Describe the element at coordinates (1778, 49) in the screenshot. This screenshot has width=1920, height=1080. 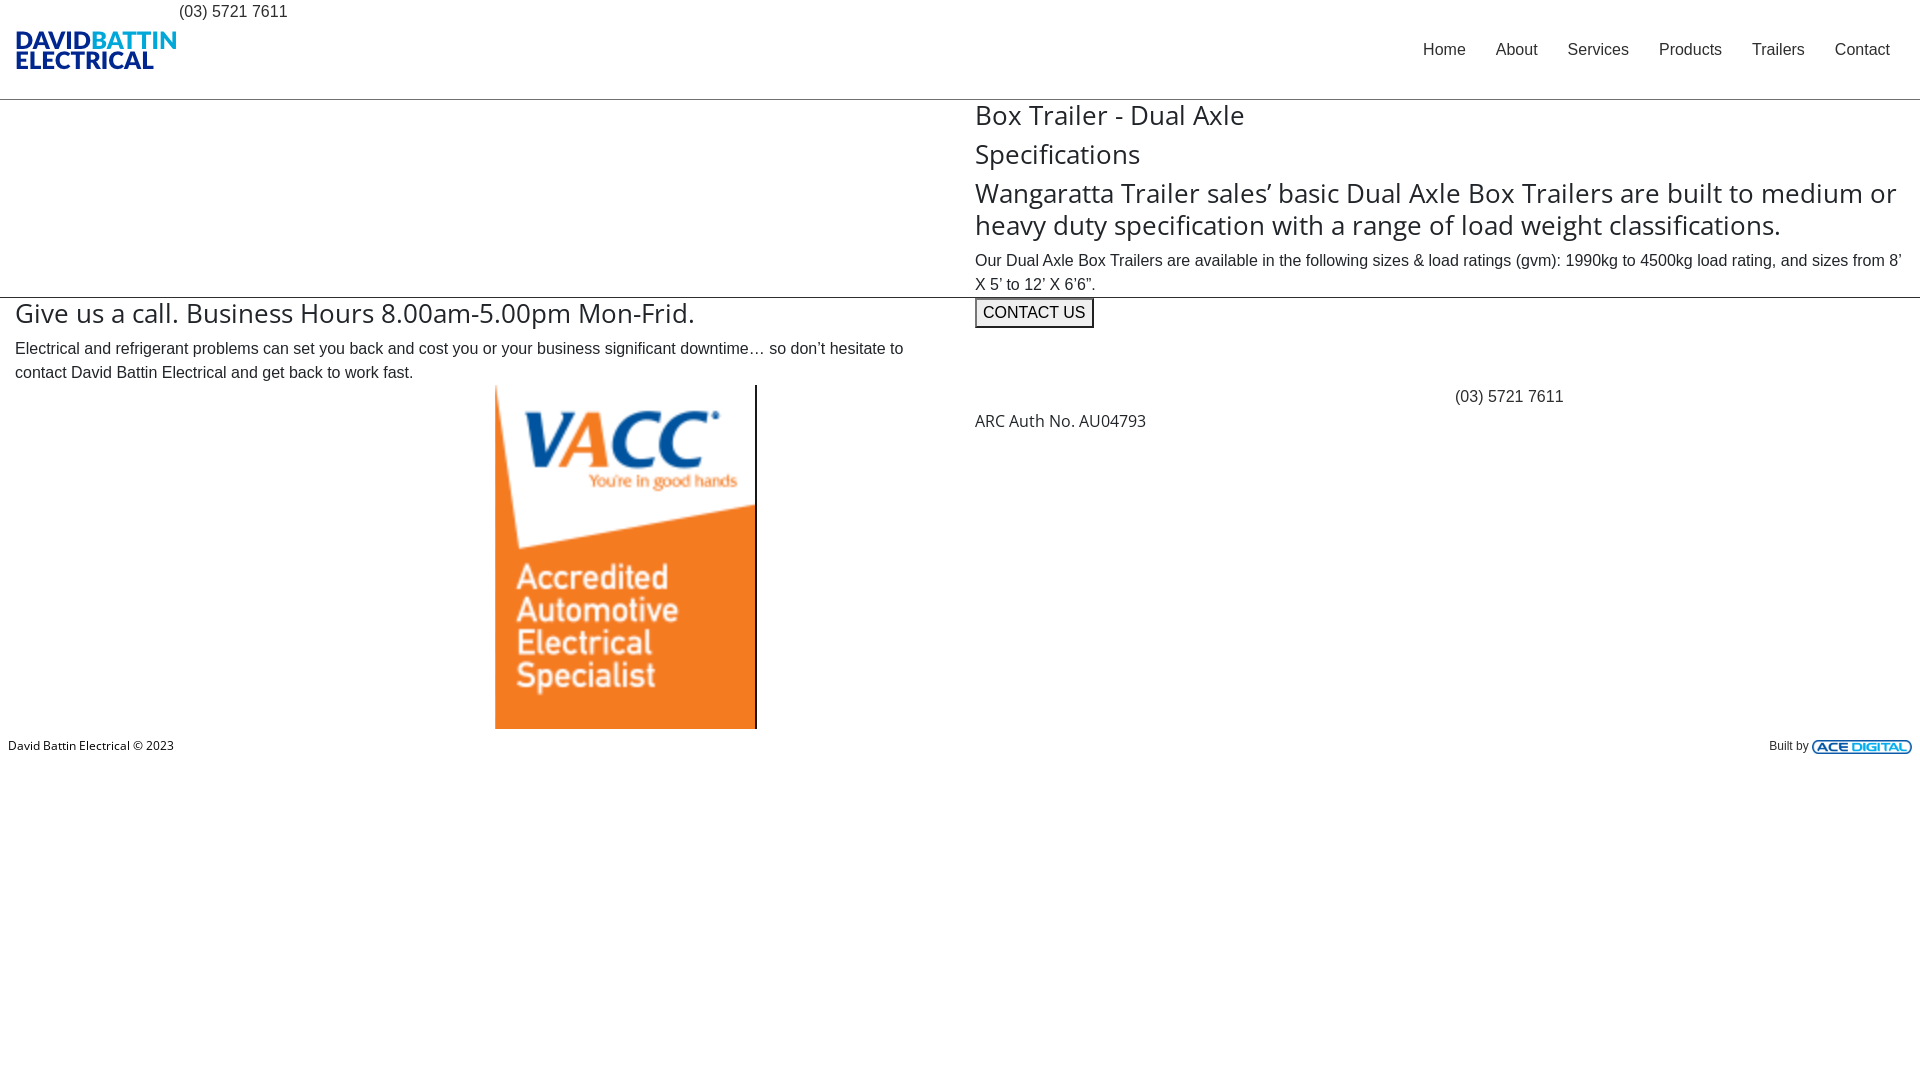
I see `'Trailers'` at that location.